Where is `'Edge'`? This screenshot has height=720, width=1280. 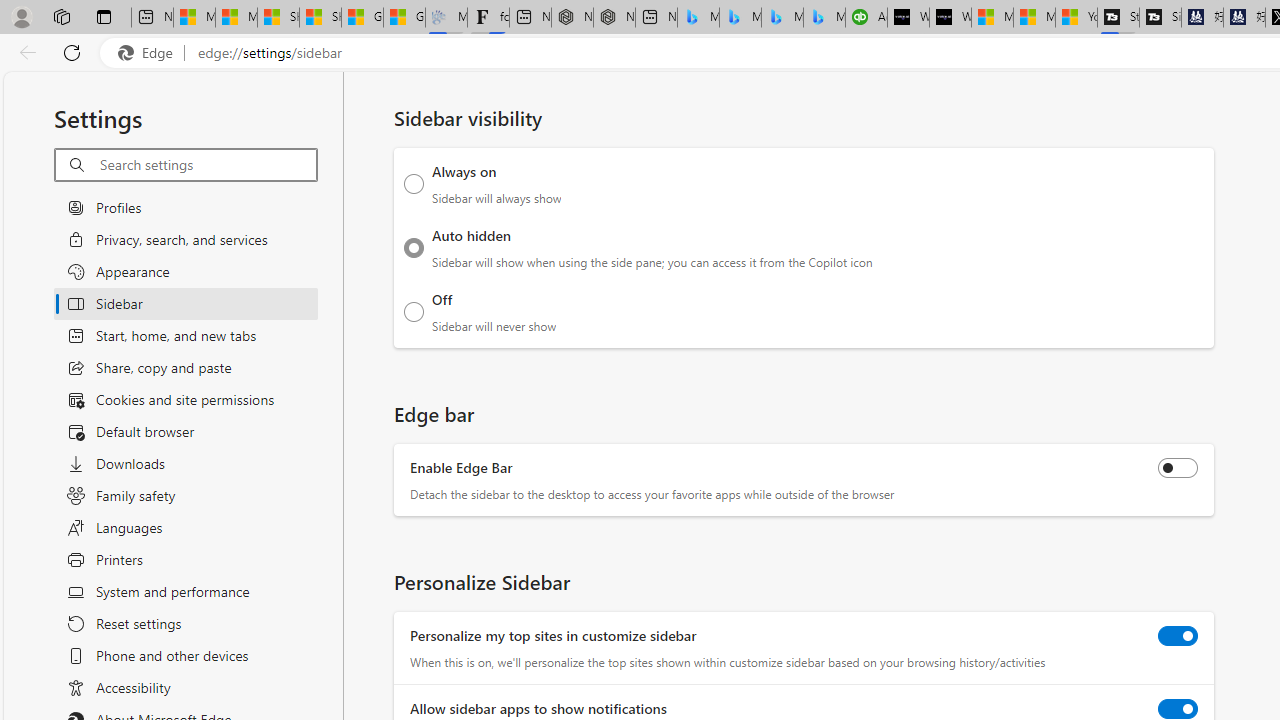
'Edge' is located at coordinates (149, 52).